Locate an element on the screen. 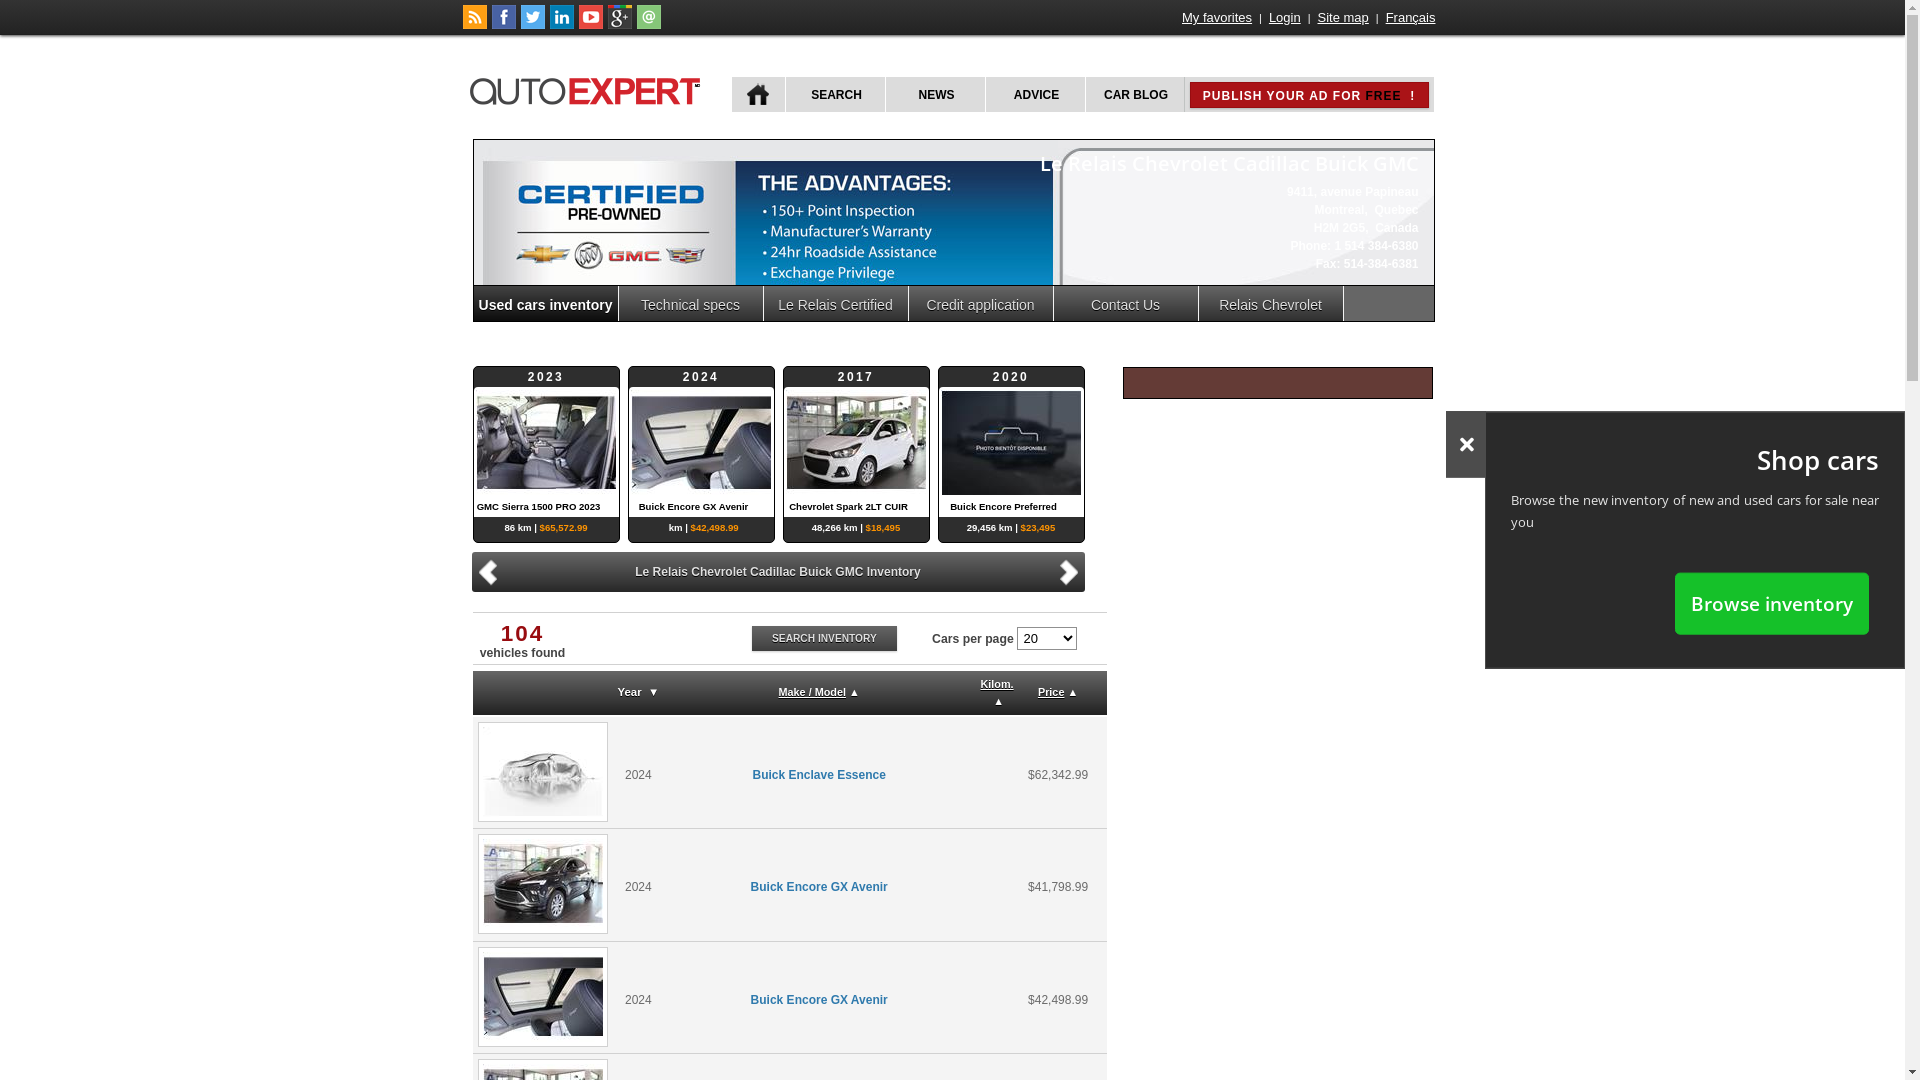 Image resolution: width=1920 pixels, height=1080 pixels. 'Follow autoExpert.ca on Twitter' is located at coordinates (519, 24).